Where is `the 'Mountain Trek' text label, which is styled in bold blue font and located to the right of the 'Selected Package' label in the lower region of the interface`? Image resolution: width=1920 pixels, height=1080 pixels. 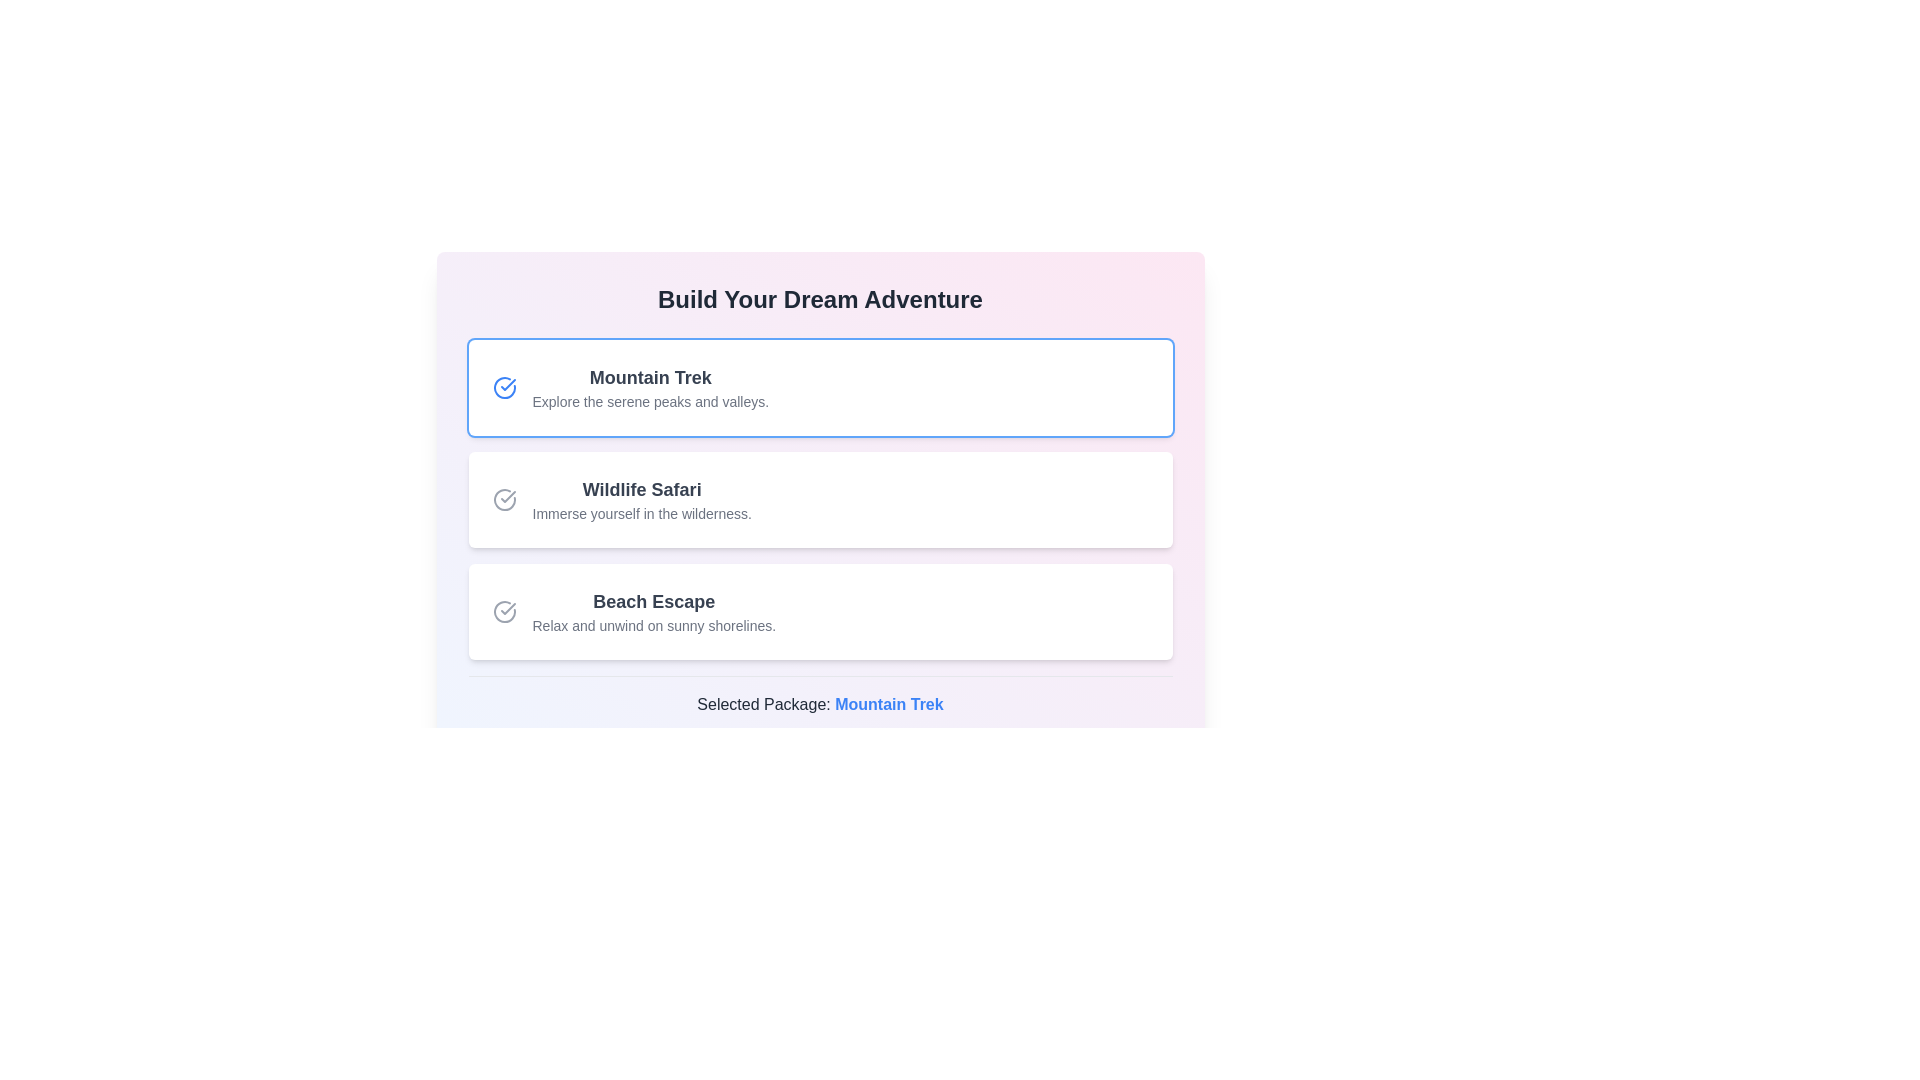 the 'Mountain Trek' text label, which is styled in bold blue font and located to the right of the 'Selected Package' label in the lower region of the interface is located at coordinates (888, 703).